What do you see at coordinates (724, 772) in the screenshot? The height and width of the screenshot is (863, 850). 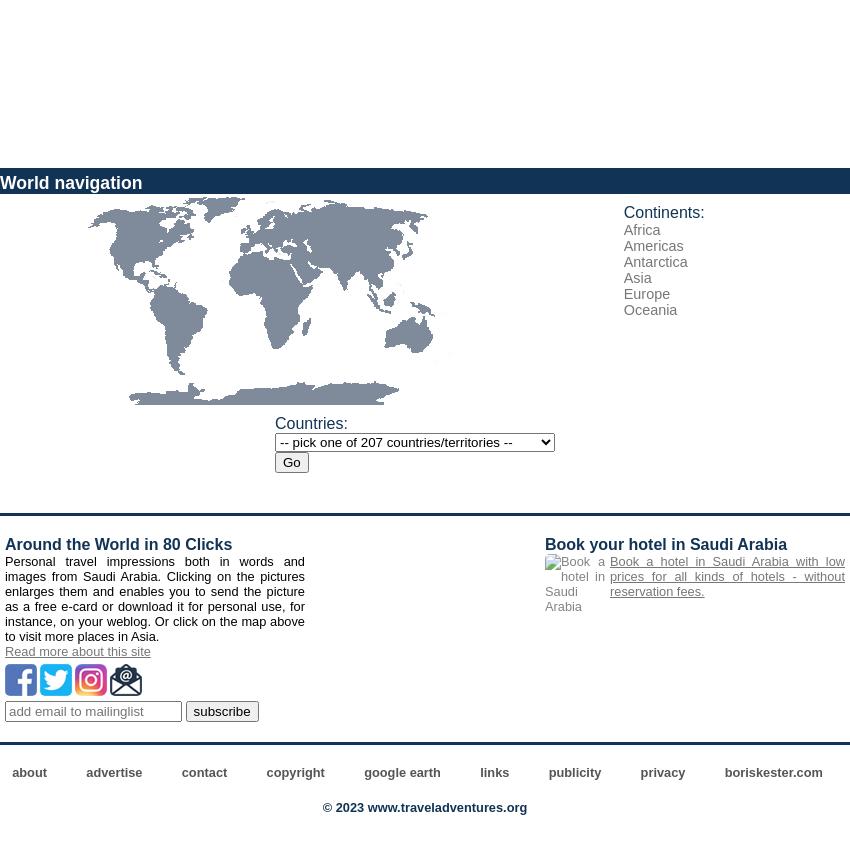 I see `'boriskester.com'` at bounding box center [724, 772].